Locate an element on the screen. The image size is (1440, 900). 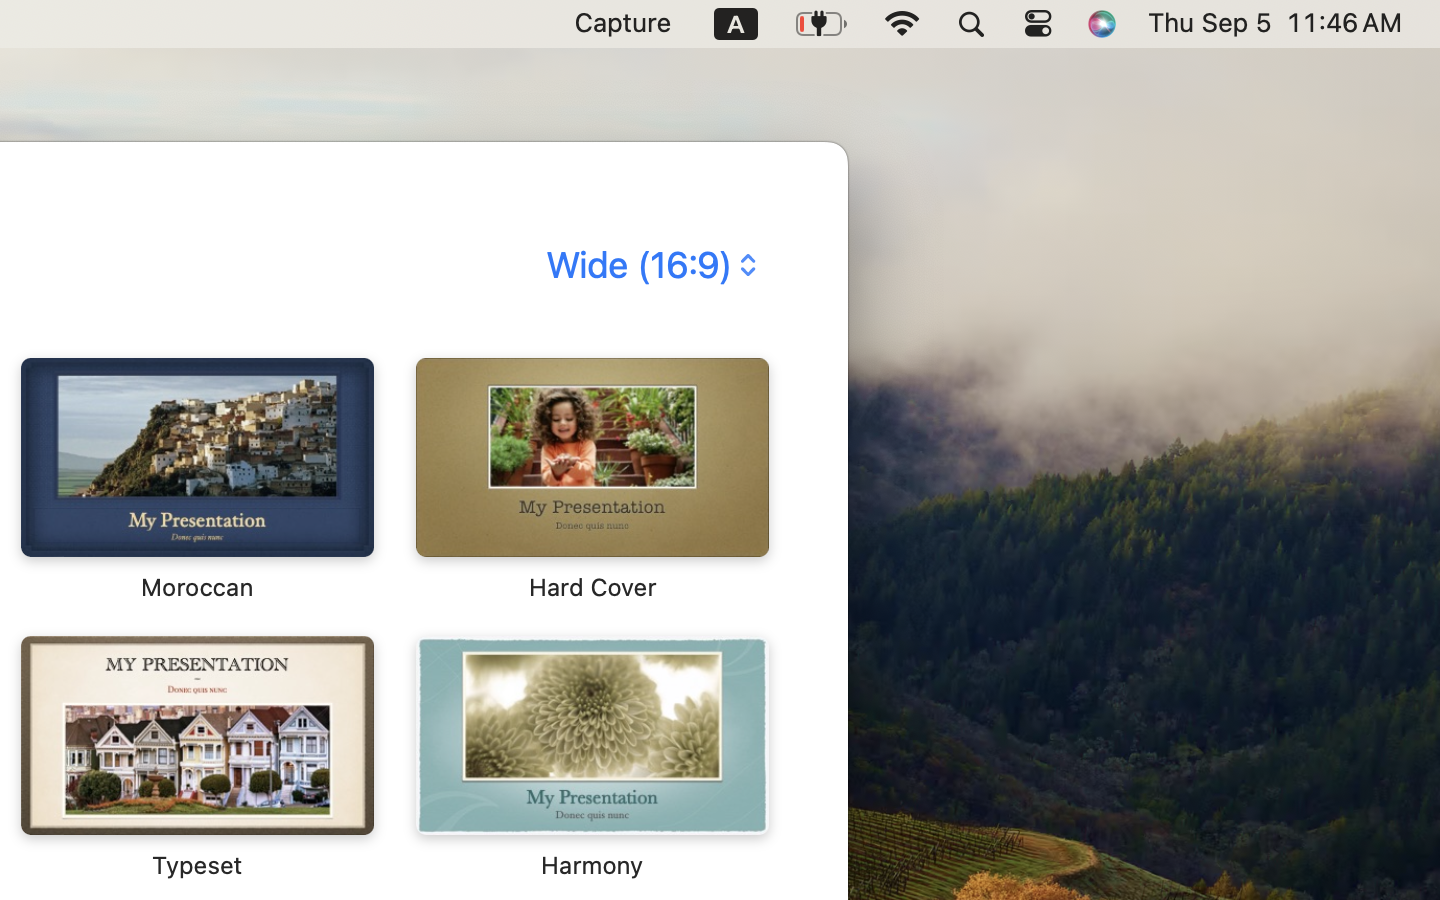
'‎⁨Harmony⁩' is located at coordinates (590, 756).